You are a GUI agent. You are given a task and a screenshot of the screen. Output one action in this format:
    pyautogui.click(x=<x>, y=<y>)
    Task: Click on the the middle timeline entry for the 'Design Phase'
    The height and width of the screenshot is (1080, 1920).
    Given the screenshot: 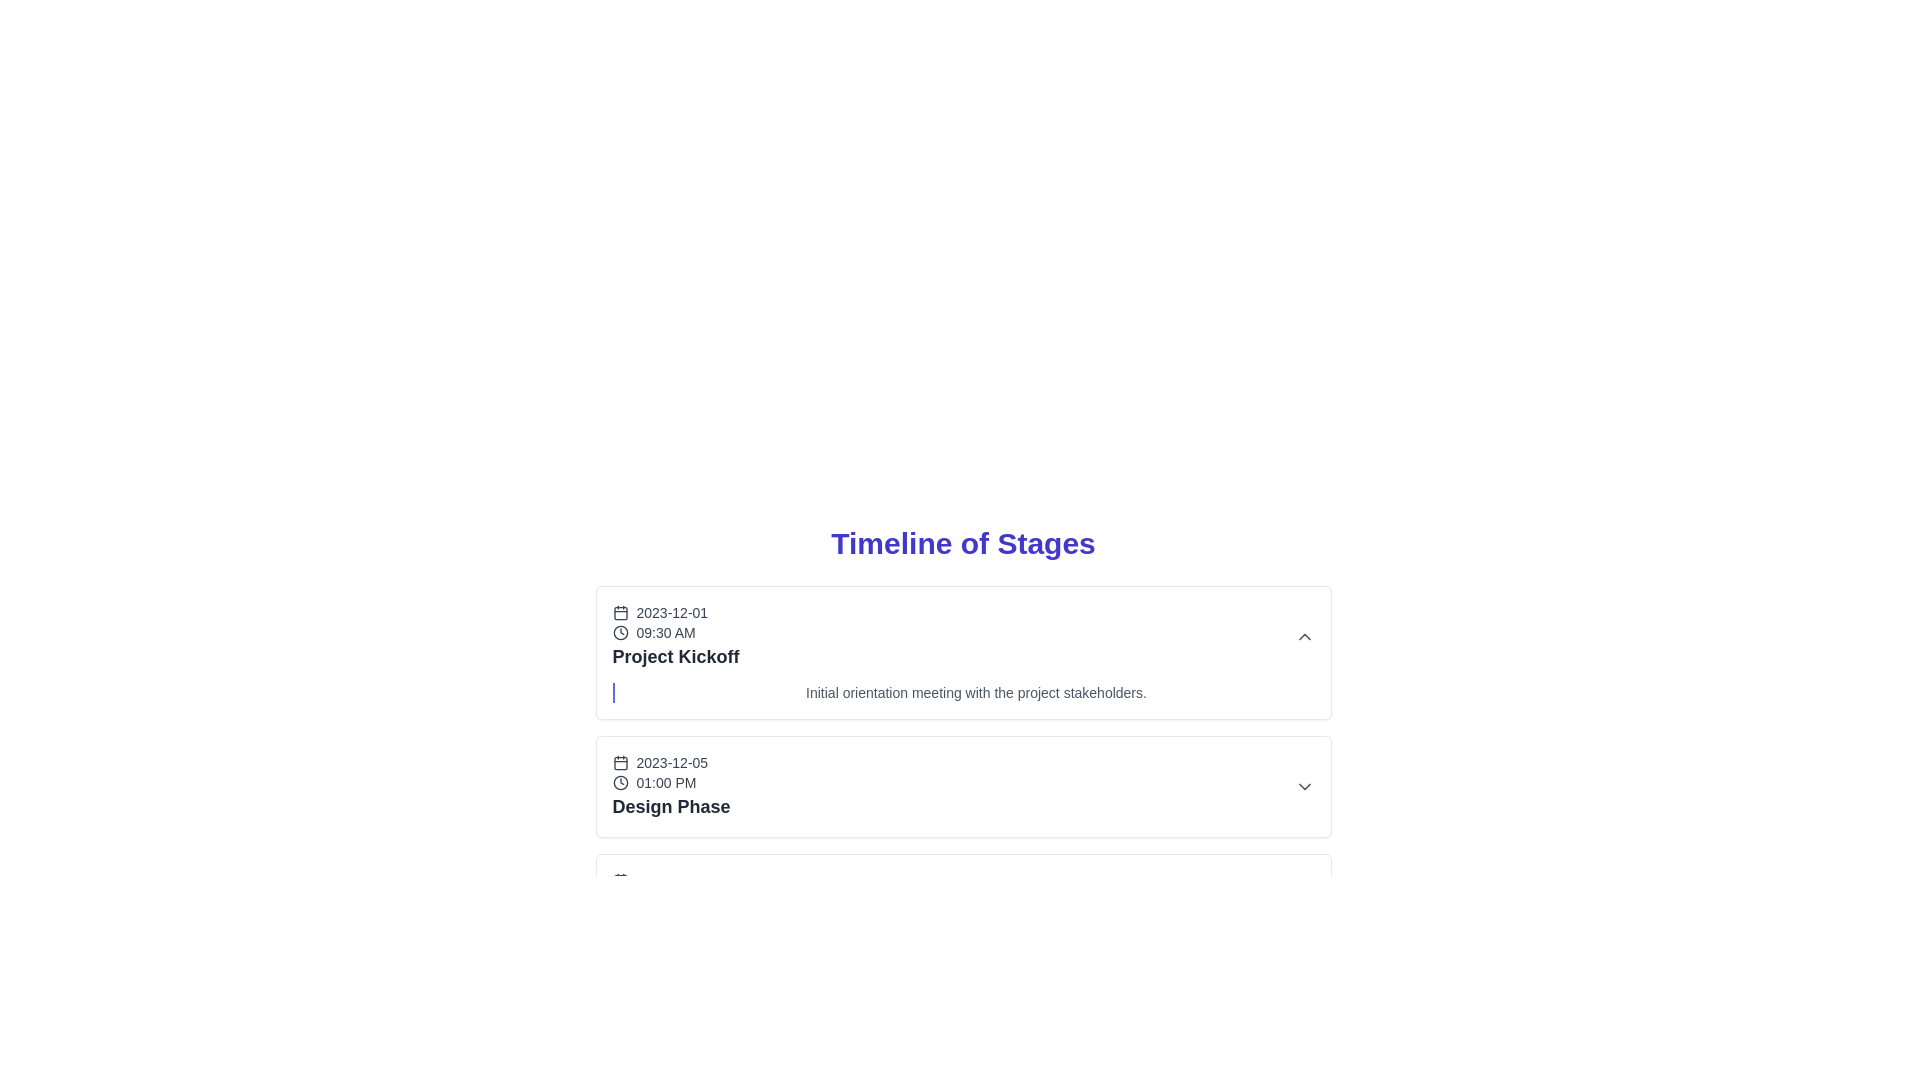 What is the action you would take?
    pyautogui.click(x=963, y=770)
    